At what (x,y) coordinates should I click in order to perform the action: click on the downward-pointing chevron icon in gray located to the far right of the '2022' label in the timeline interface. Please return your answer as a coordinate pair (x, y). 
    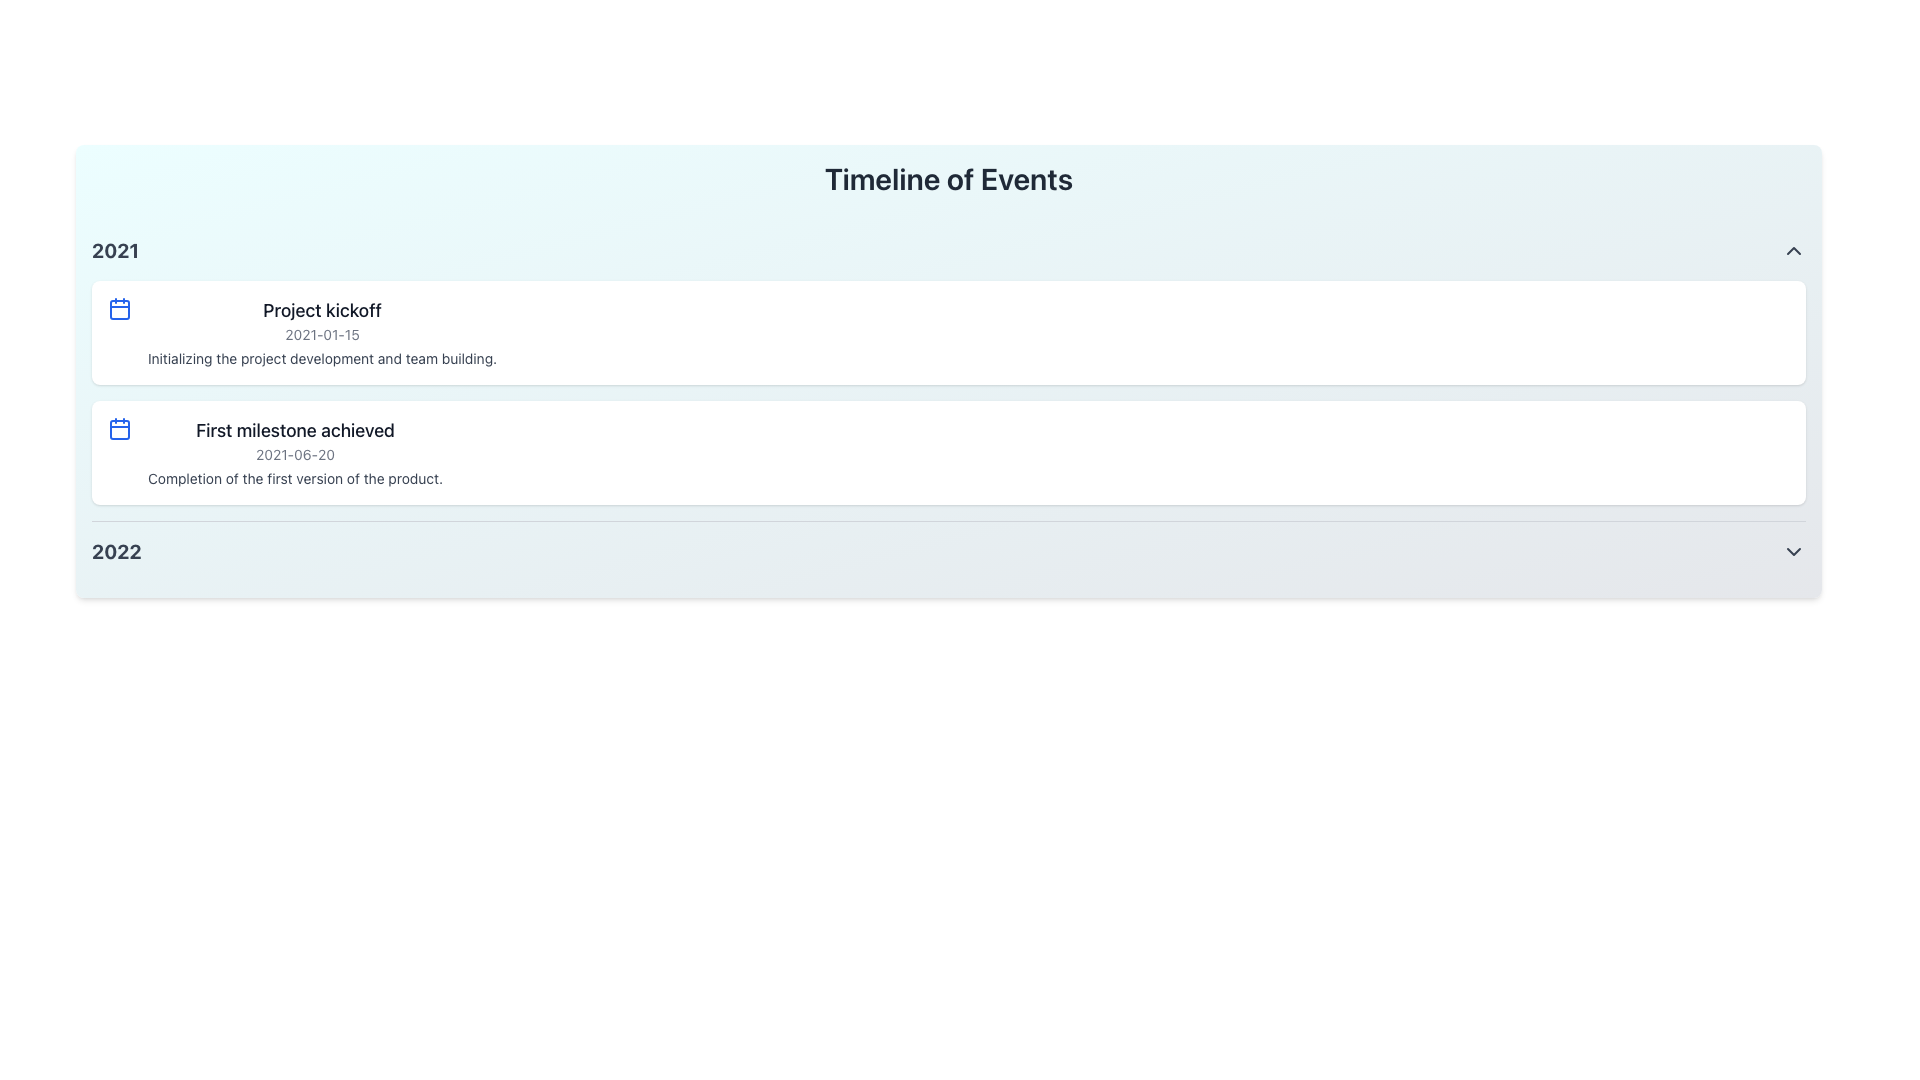
    Looking at the image, I should click on (1794, 551).